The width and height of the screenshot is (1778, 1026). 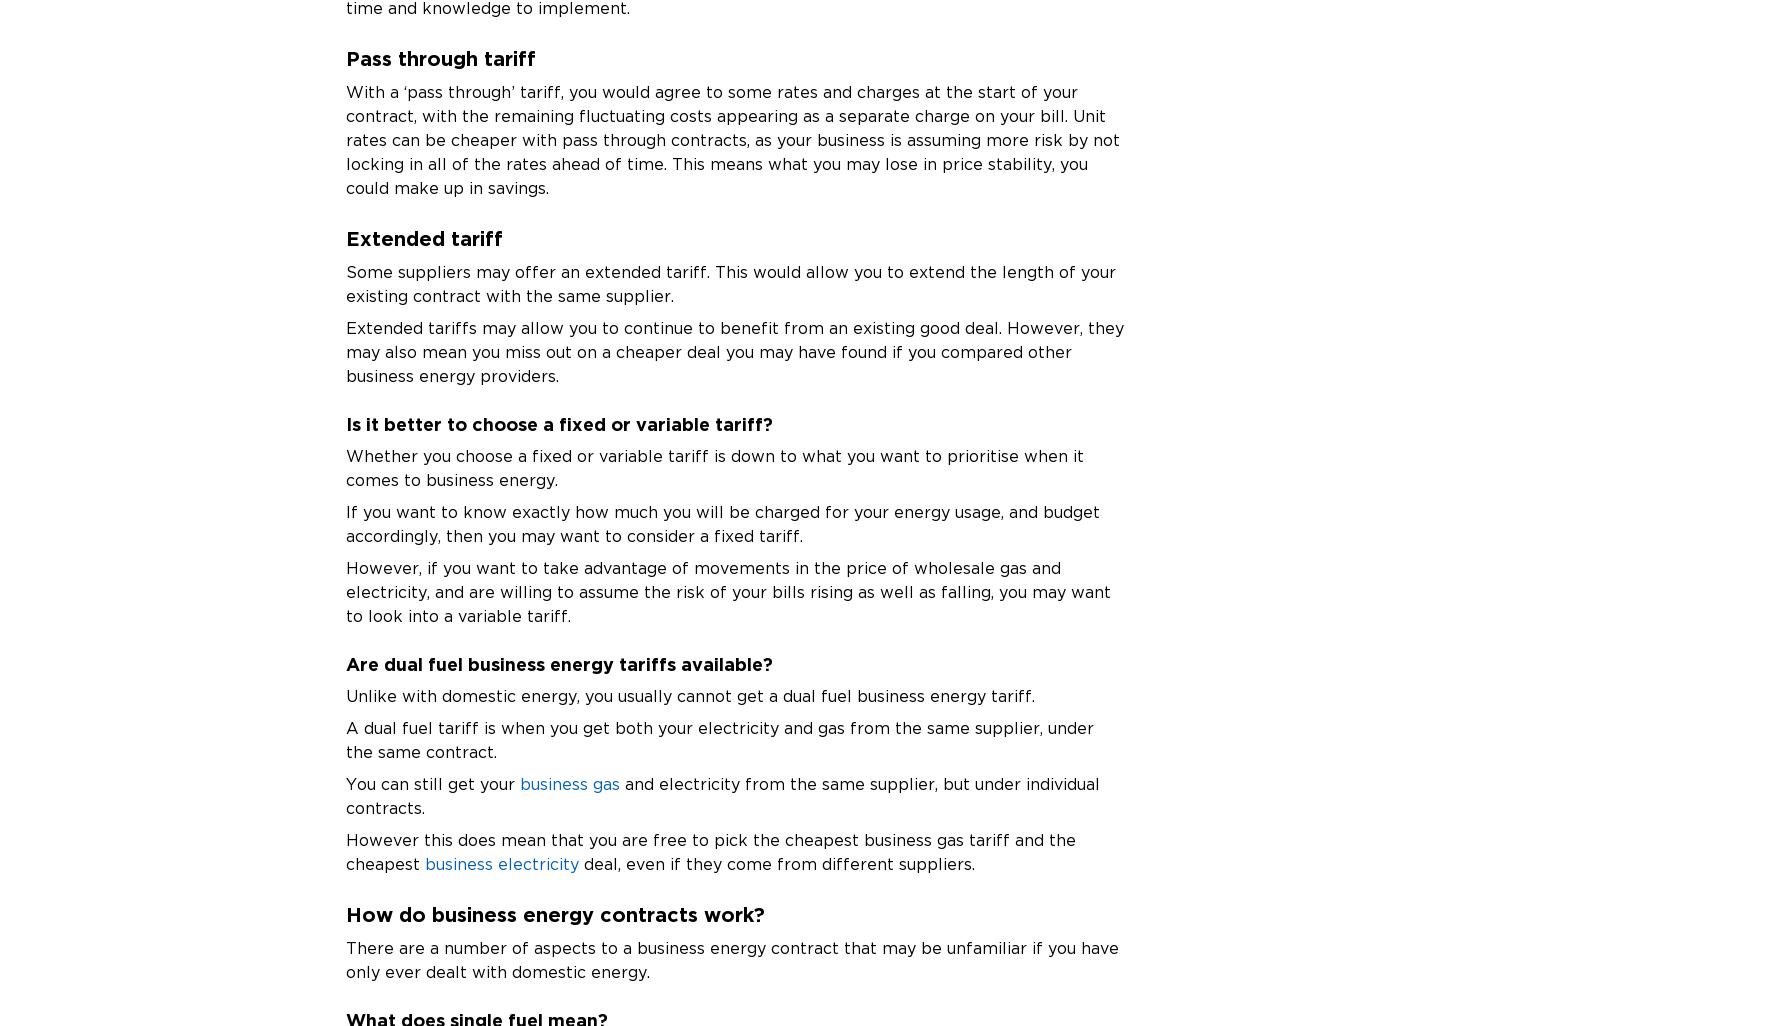 I want to click on 'deal, even if they come from different suppliers.', so click(x=776, y=863).